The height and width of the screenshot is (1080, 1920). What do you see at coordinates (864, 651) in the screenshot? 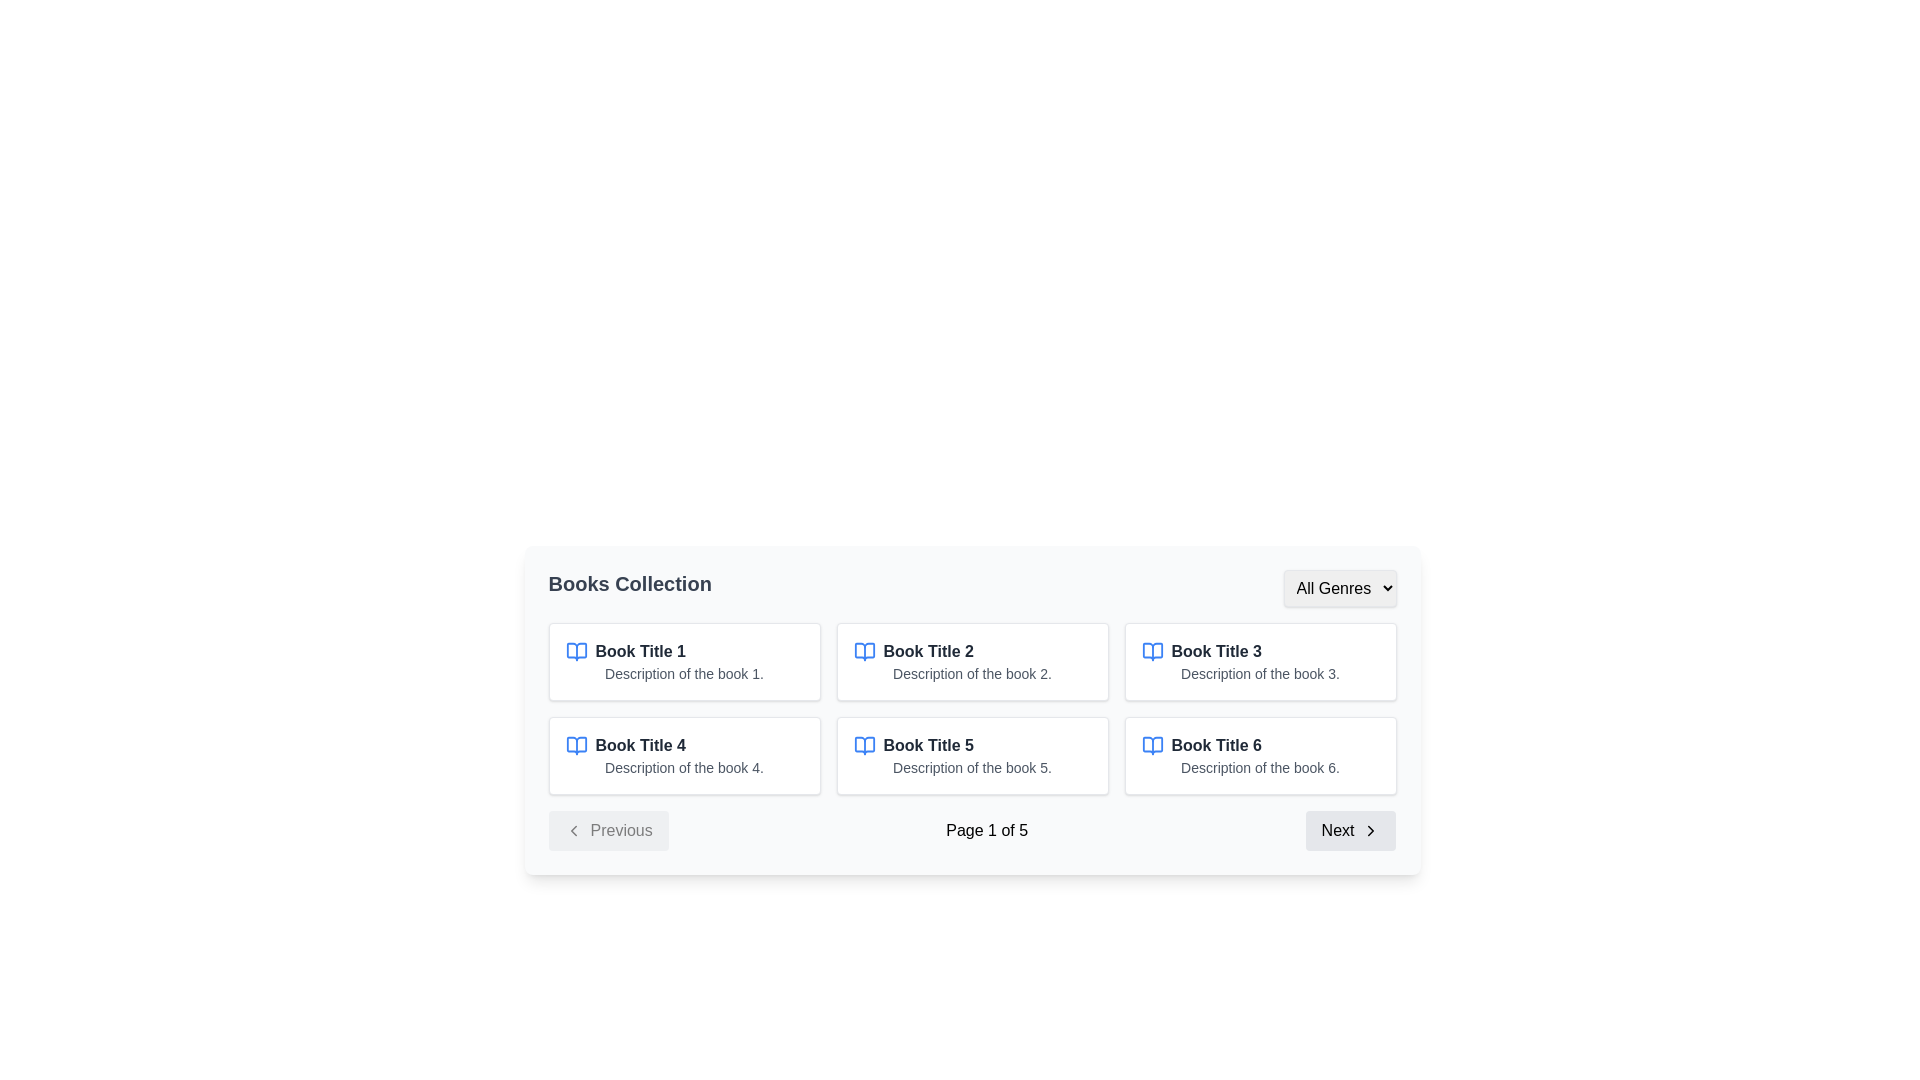
I see `the book icon located to the left of the title text 'Book Title 2' in the second position of a 2x3 grid layout` at bounding box center [864, 651].